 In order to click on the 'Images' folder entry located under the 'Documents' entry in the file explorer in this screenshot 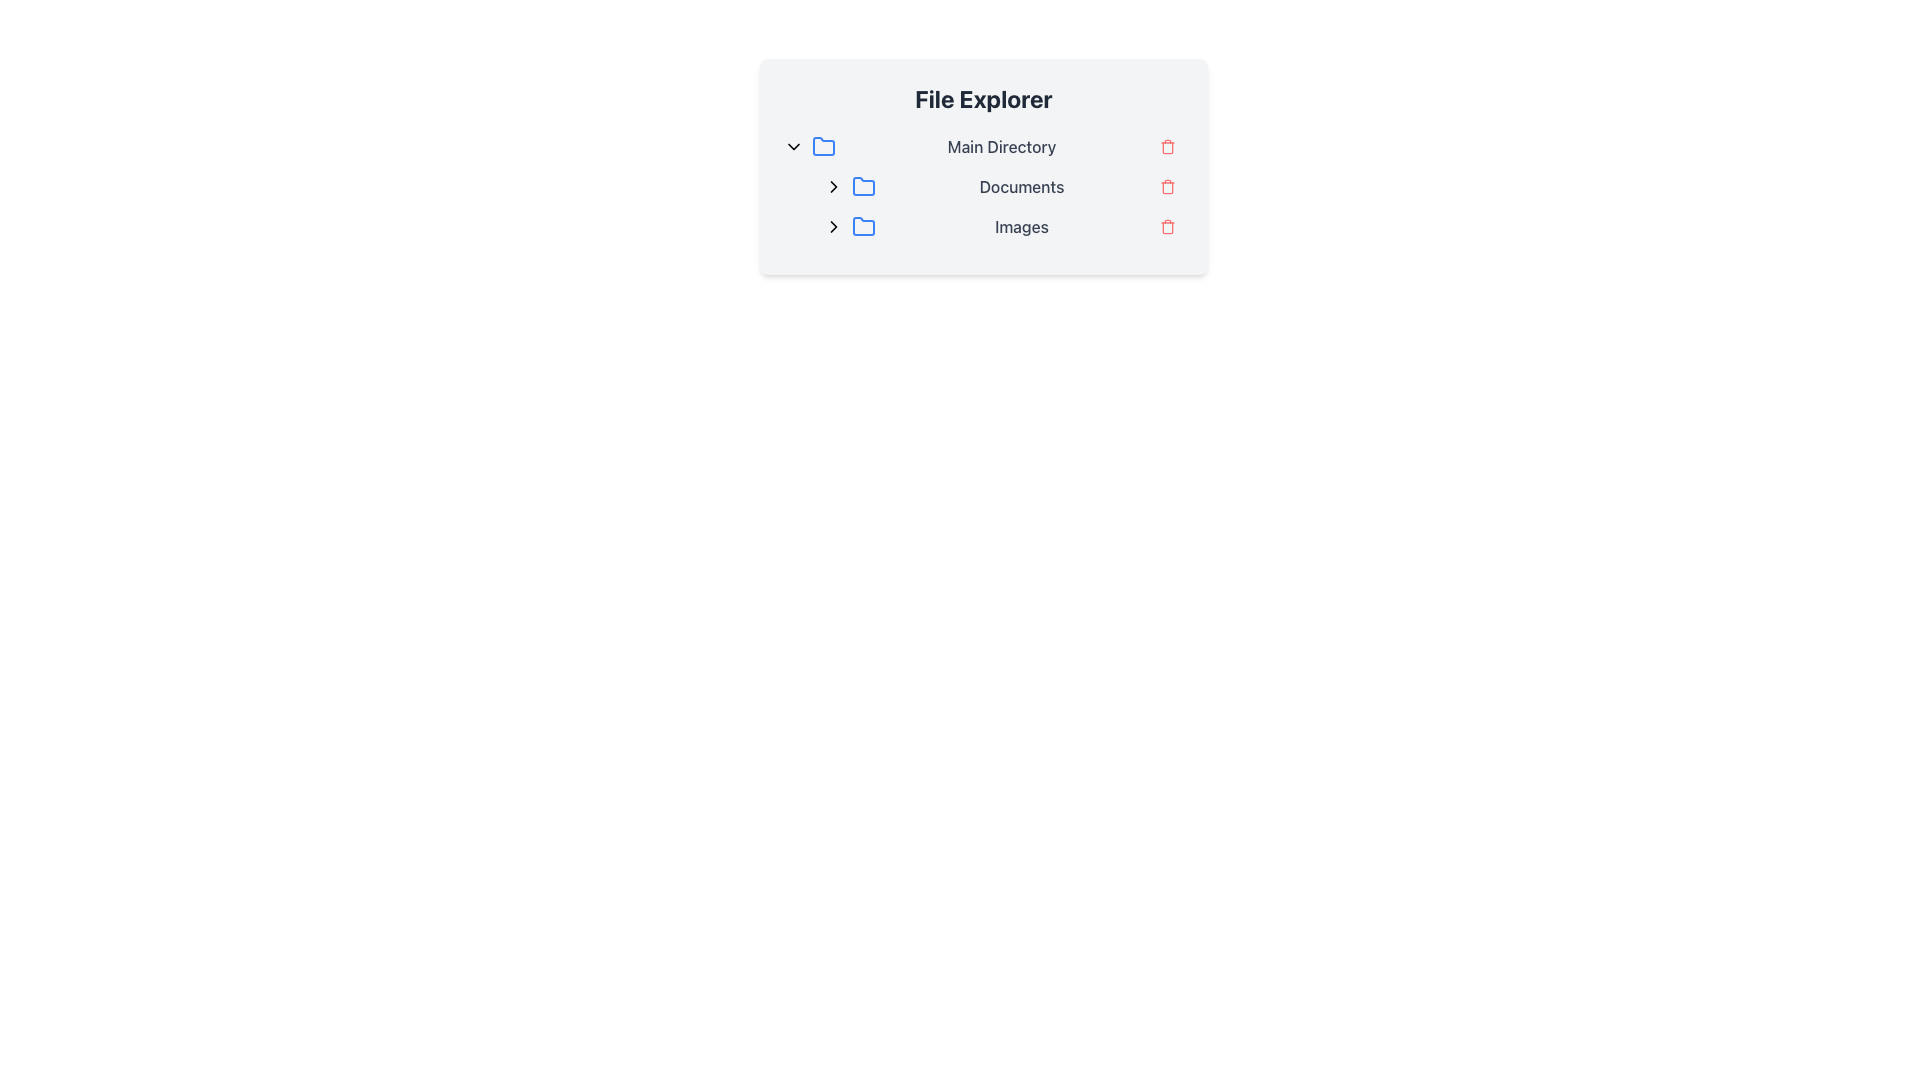, I will do `click(992, 226)`.